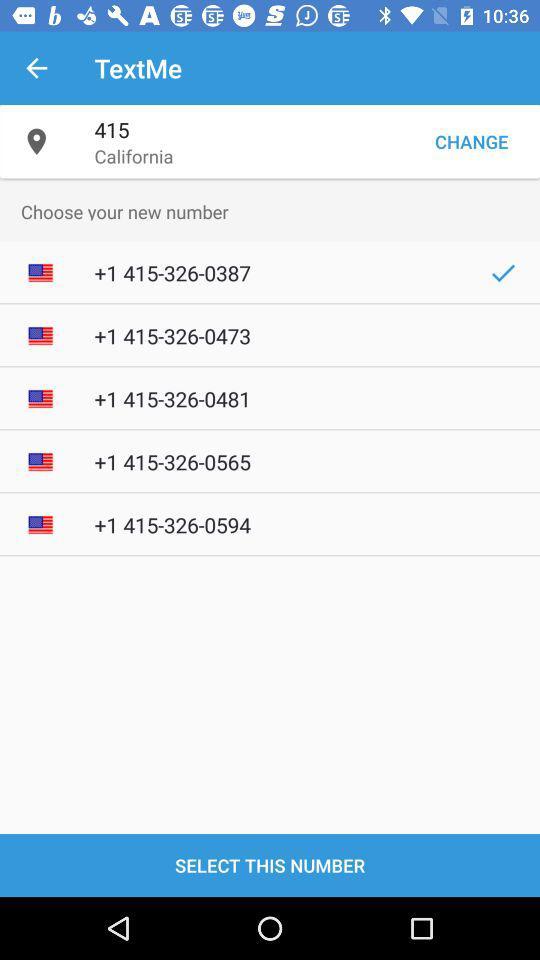  Describe the element at coordinates (471, 140) in the screenshot. I see `change item` at that location.